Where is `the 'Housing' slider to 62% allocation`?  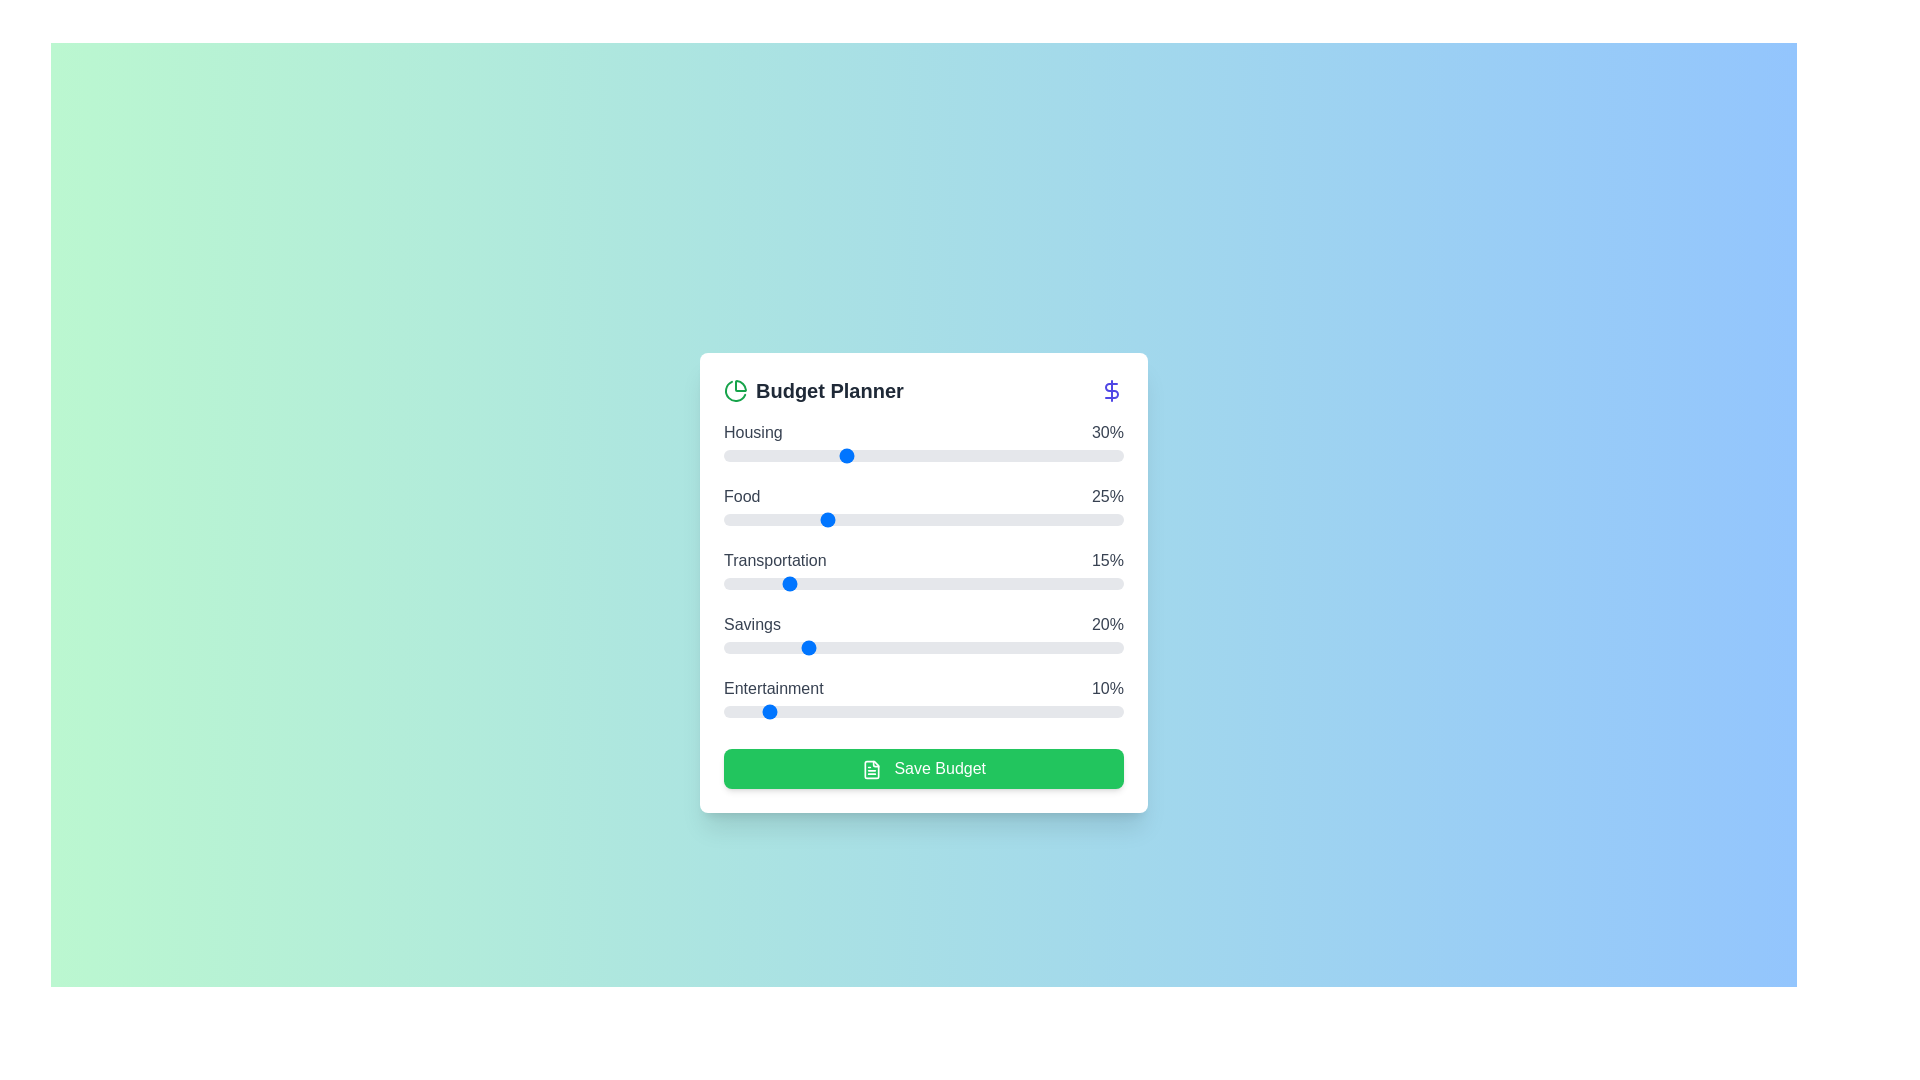 the 'Housing' slider to 62% allocation is located at coordinates (971, 455).